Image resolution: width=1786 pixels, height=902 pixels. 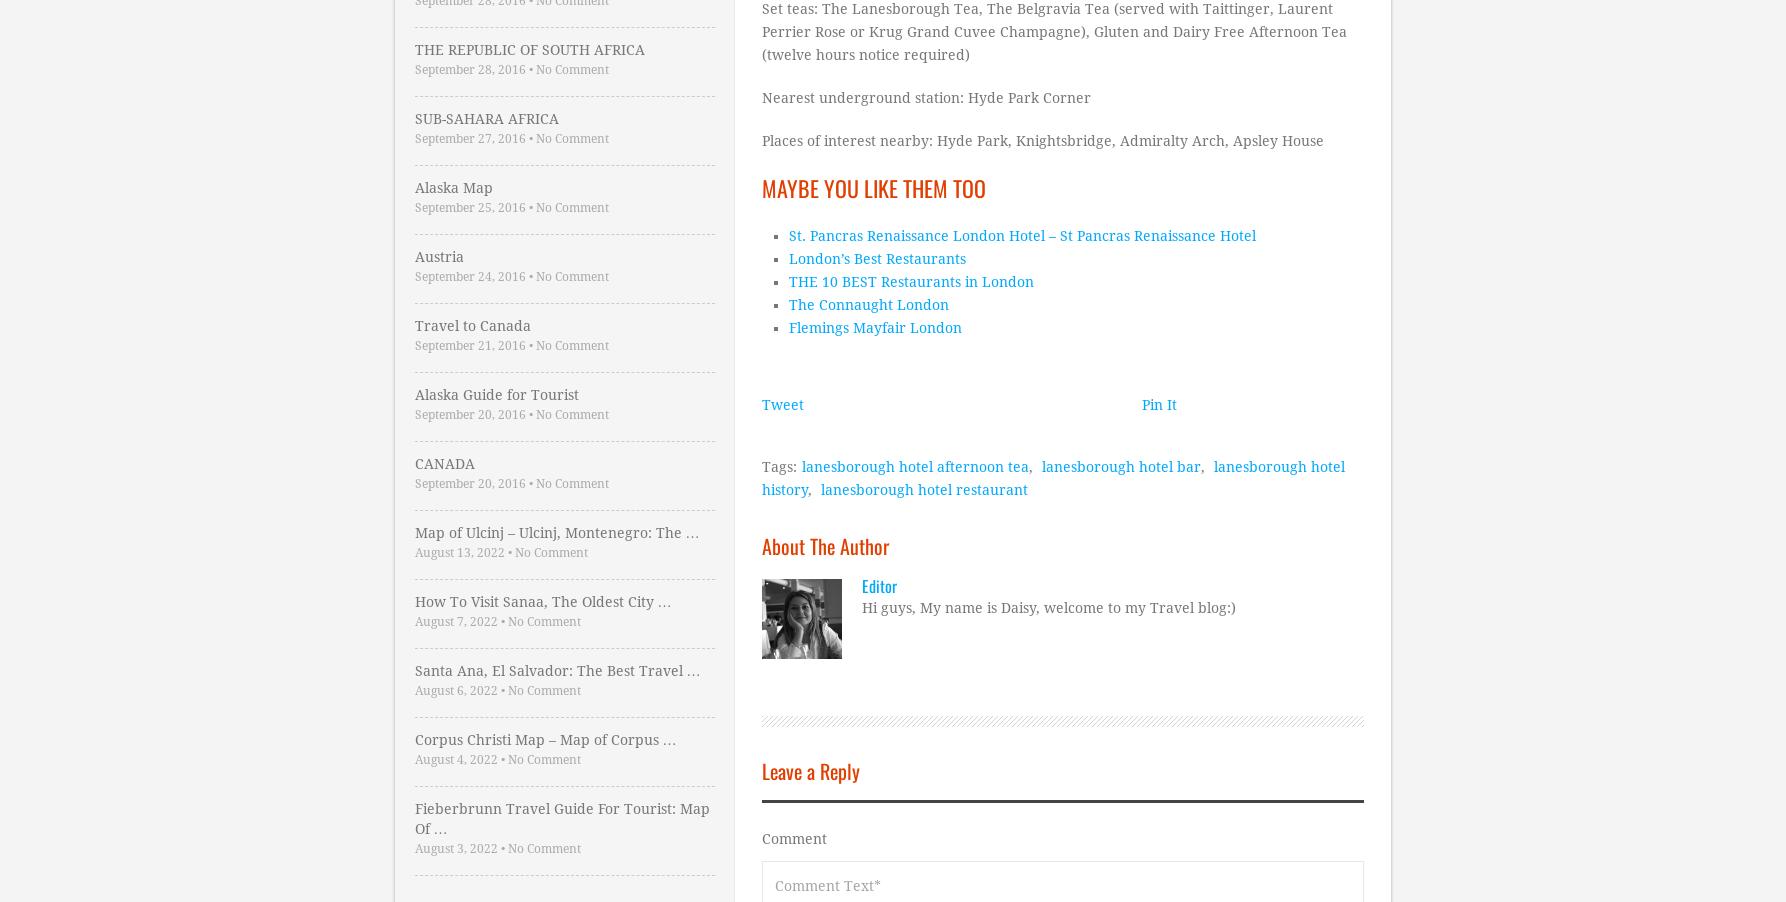 What do you see at coordinates (1052, 476) in the screenshot?
I see `'lanesborough hotel history'` at bounding box center [1052, 476].